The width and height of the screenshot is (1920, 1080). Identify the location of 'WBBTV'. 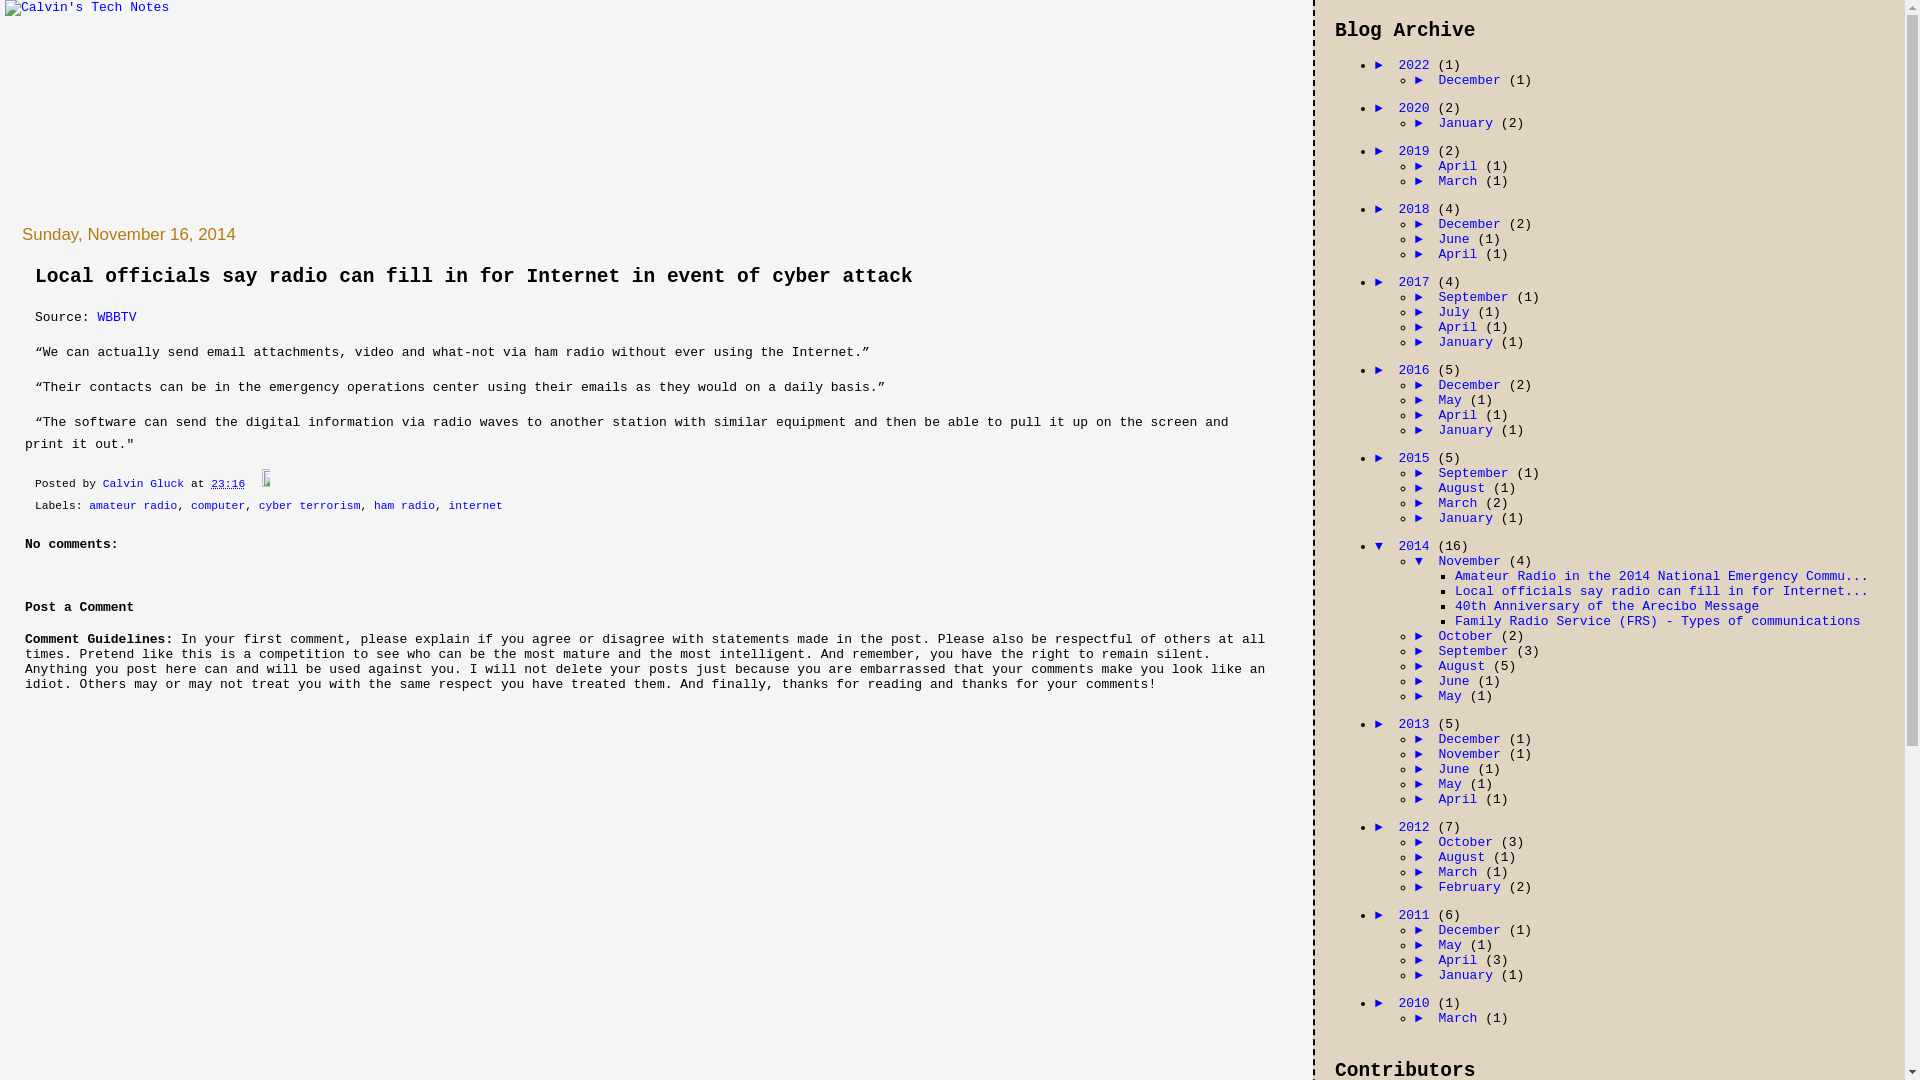
(95, 316).